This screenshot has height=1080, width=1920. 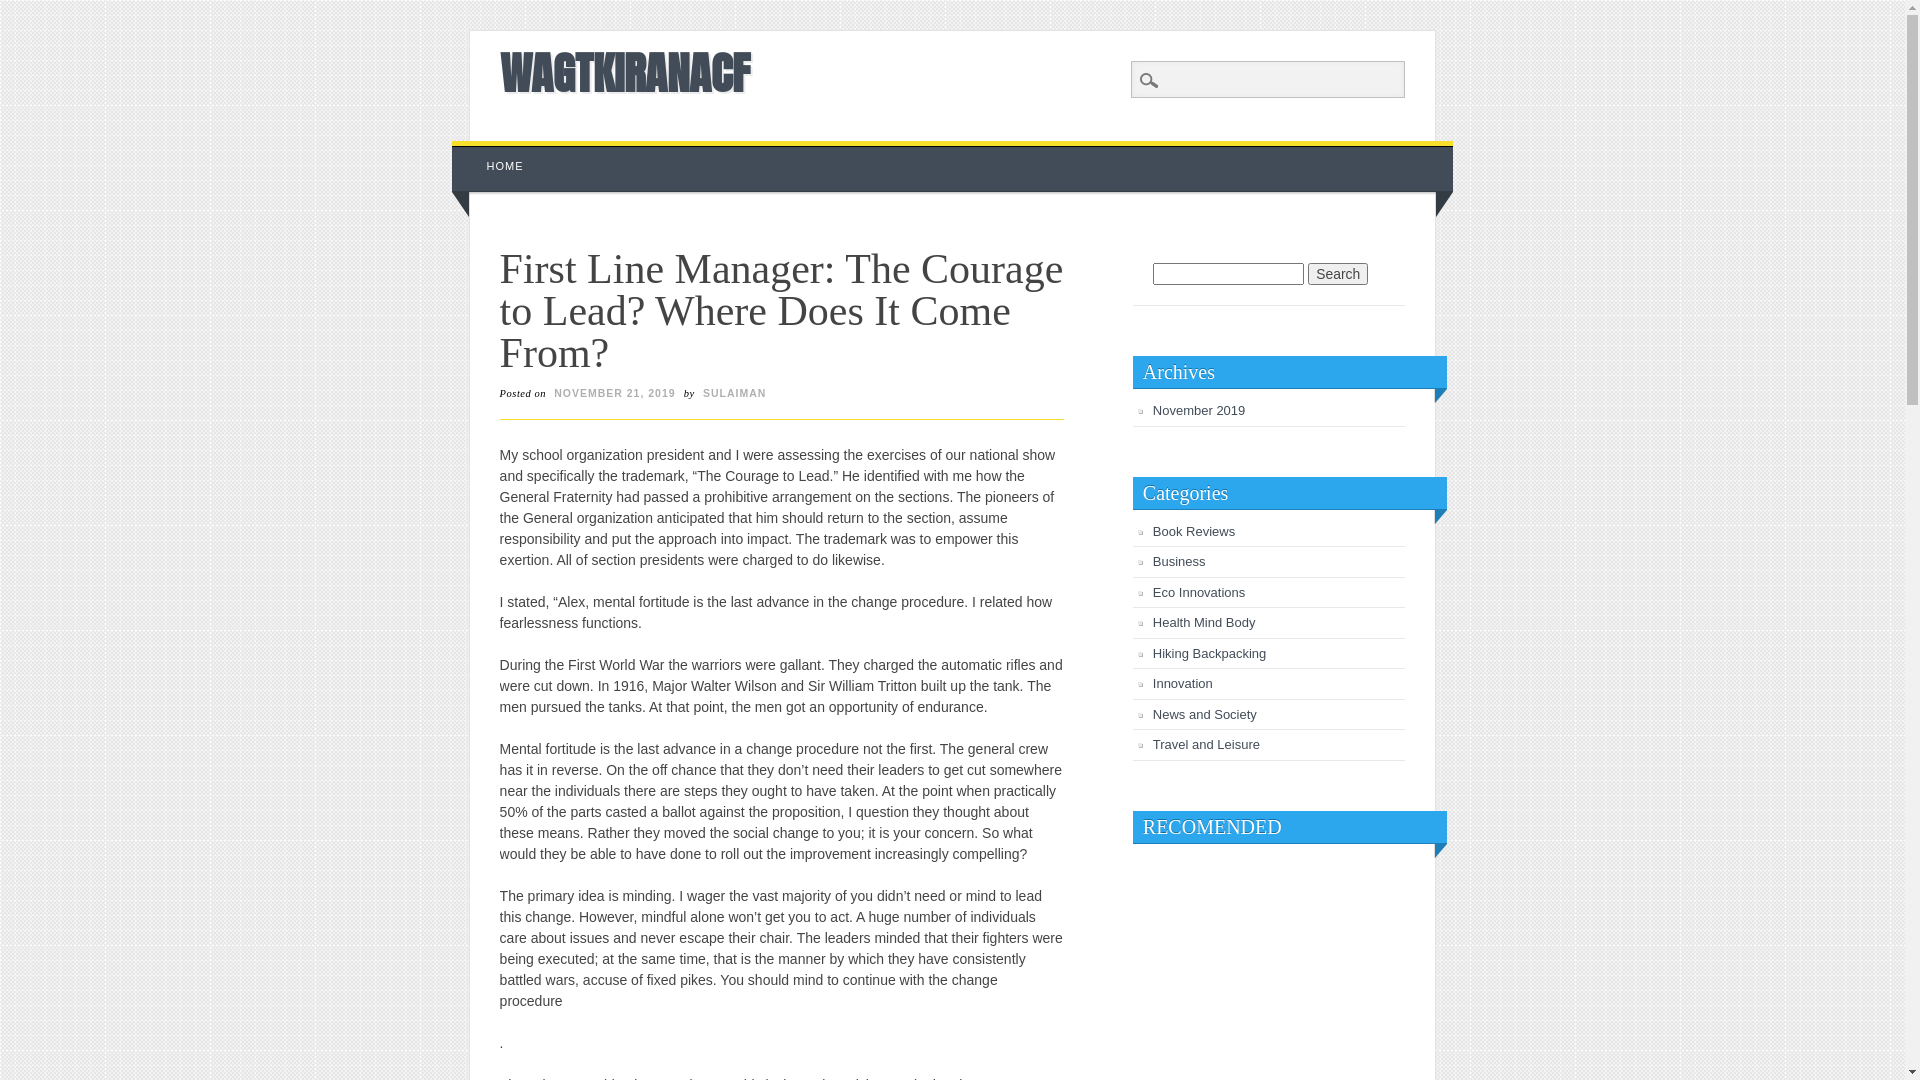 I want to click on 'Book Reviews', so click(x=1194, y=530).